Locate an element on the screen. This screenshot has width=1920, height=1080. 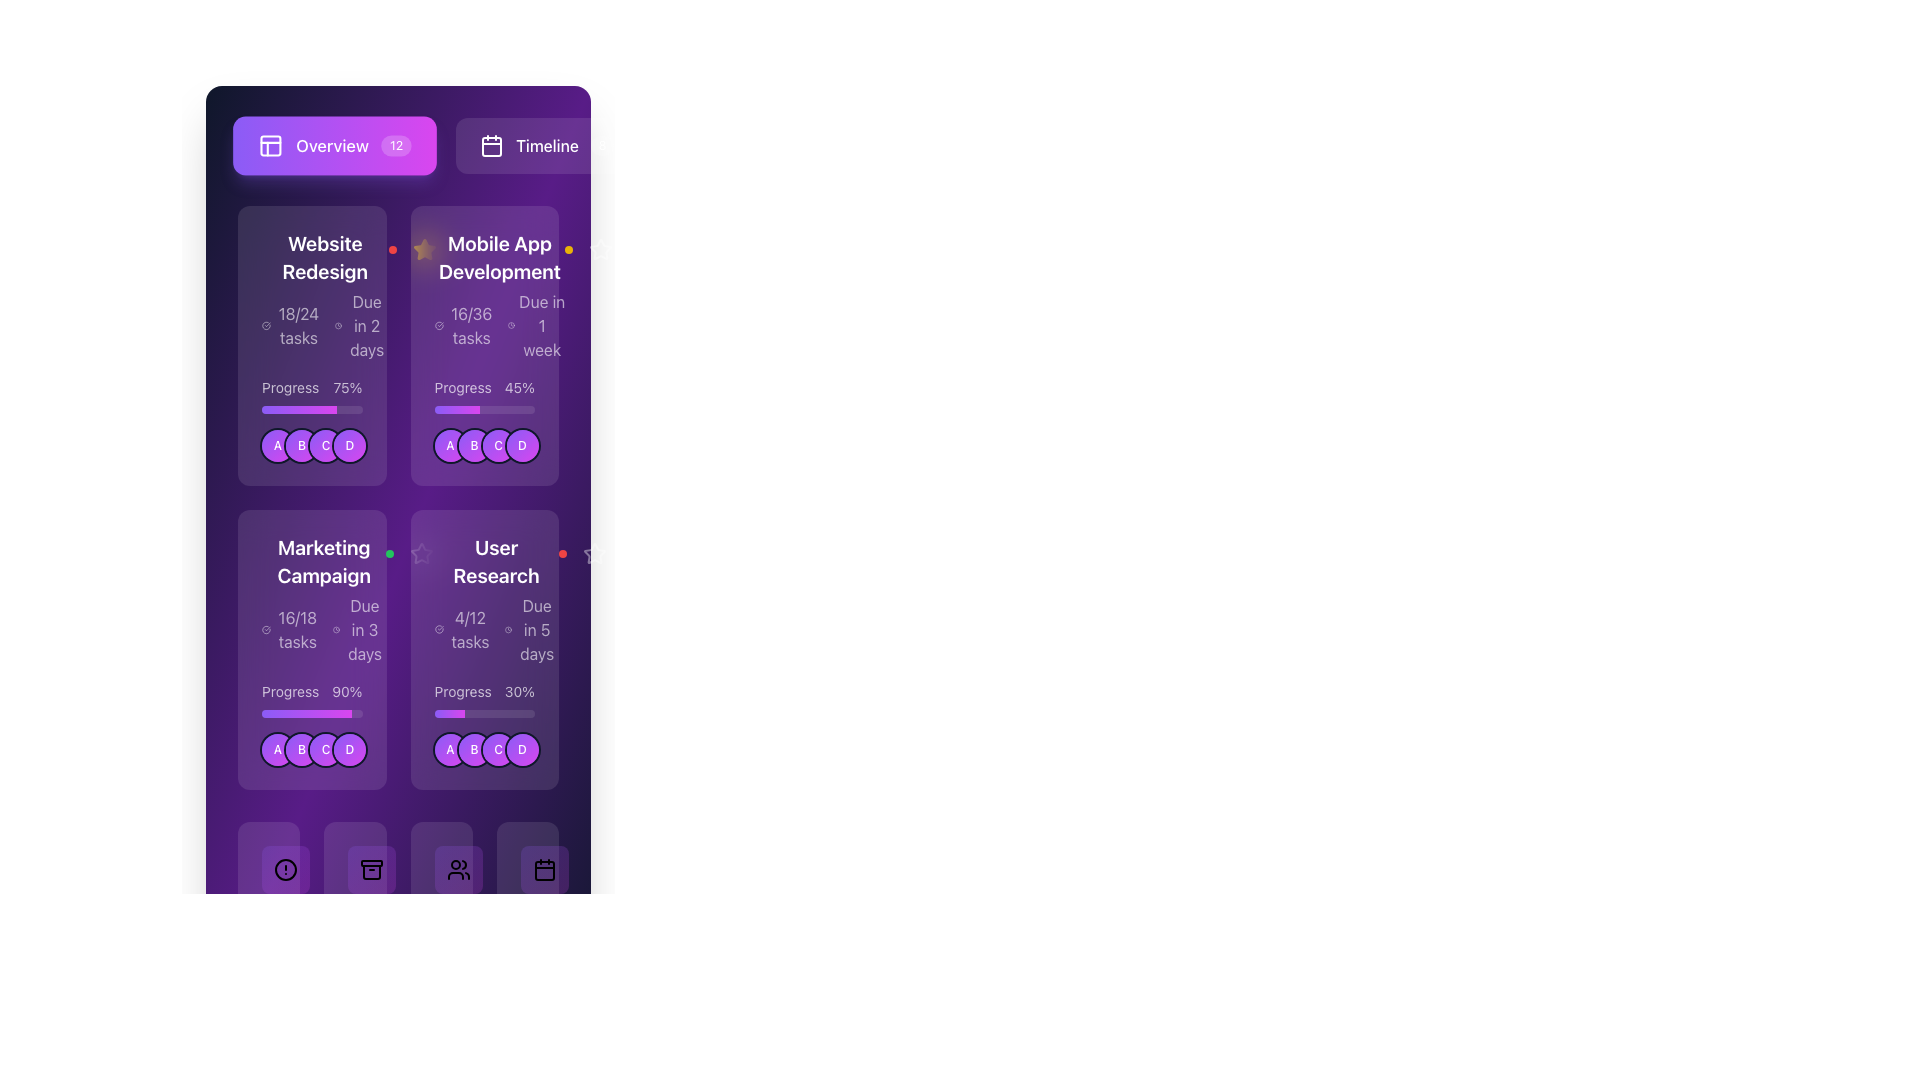
the horizontal progress bar located in the third card of the second row, positioned below 'Progress 30%' and above user avatars is located at coordinates (484, 712).